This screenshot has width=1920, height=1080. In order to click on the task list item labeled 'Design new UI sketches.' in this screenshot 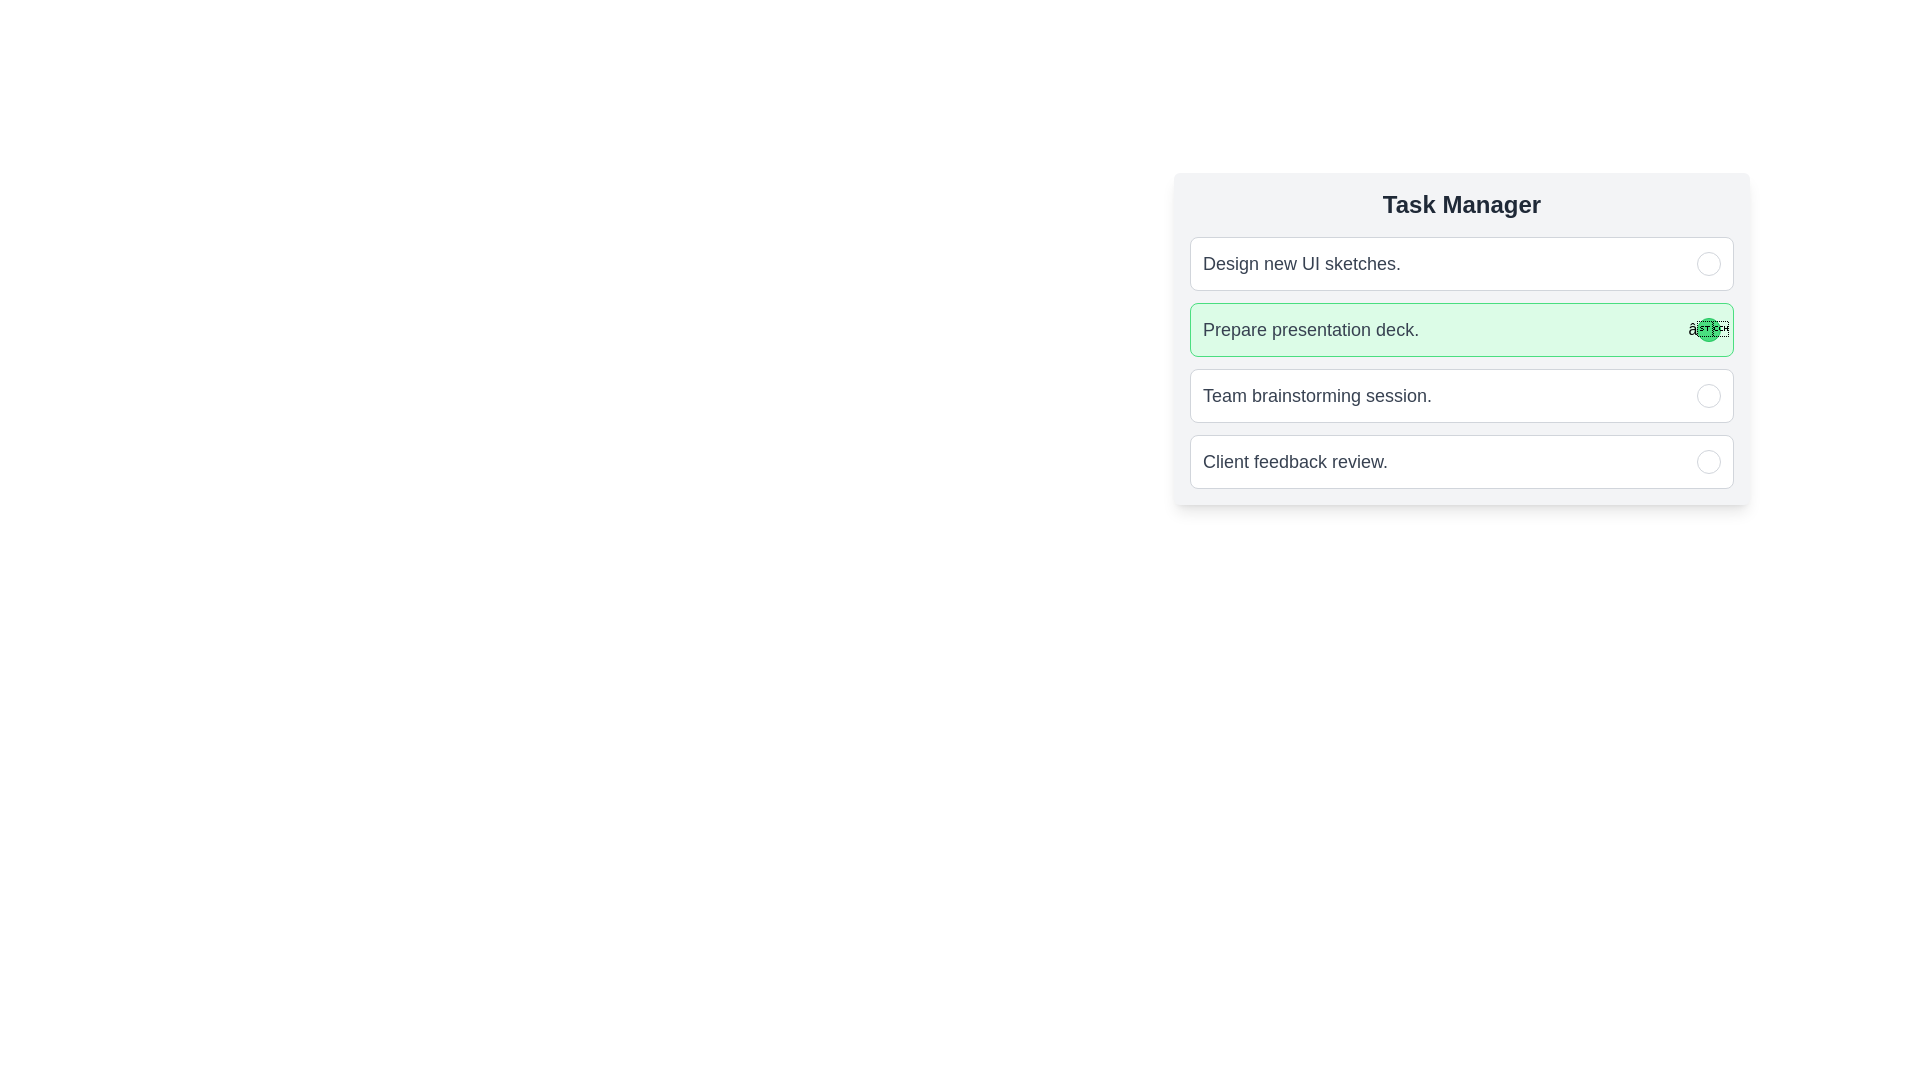, I will do `click(1462, 262)`.